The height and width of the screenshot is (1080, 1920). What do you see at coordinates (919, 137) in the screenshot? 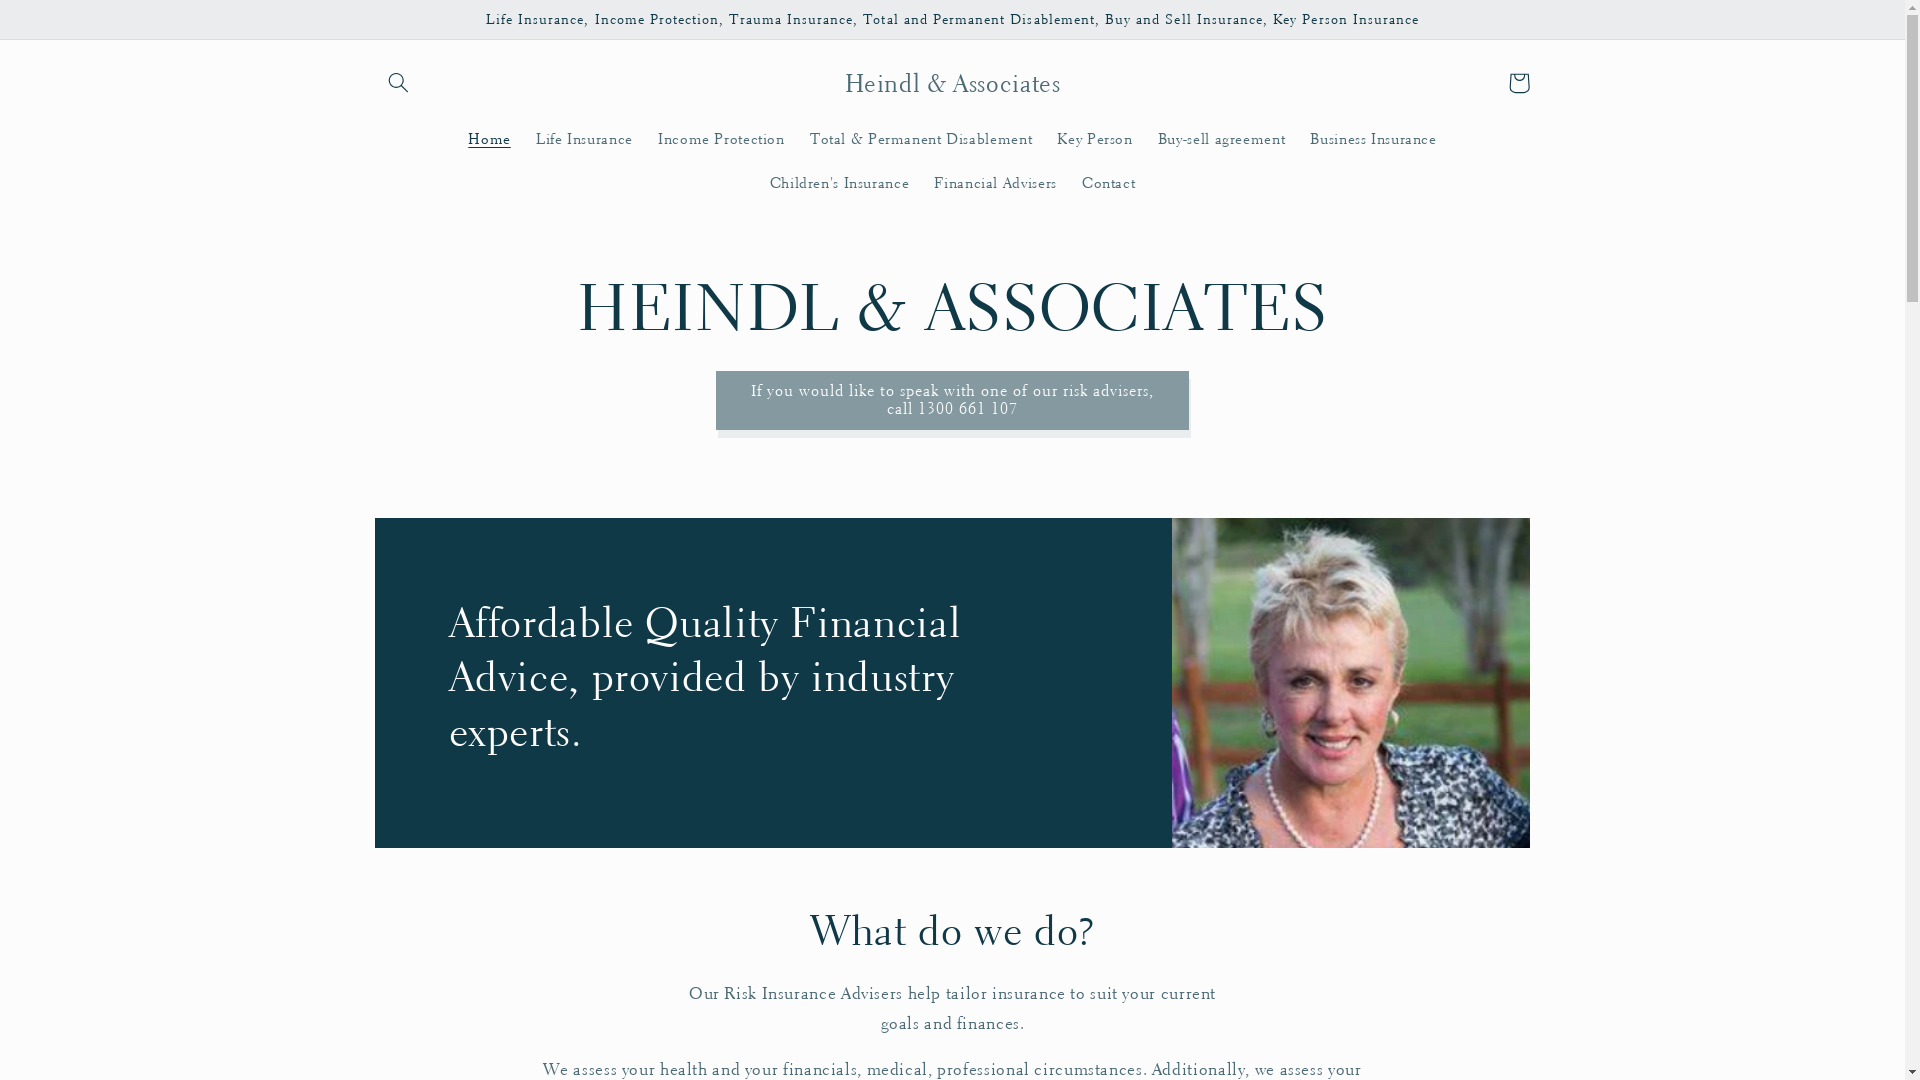
I see `'Total & Permanent Disablement'` at bounding box center [919, 137].